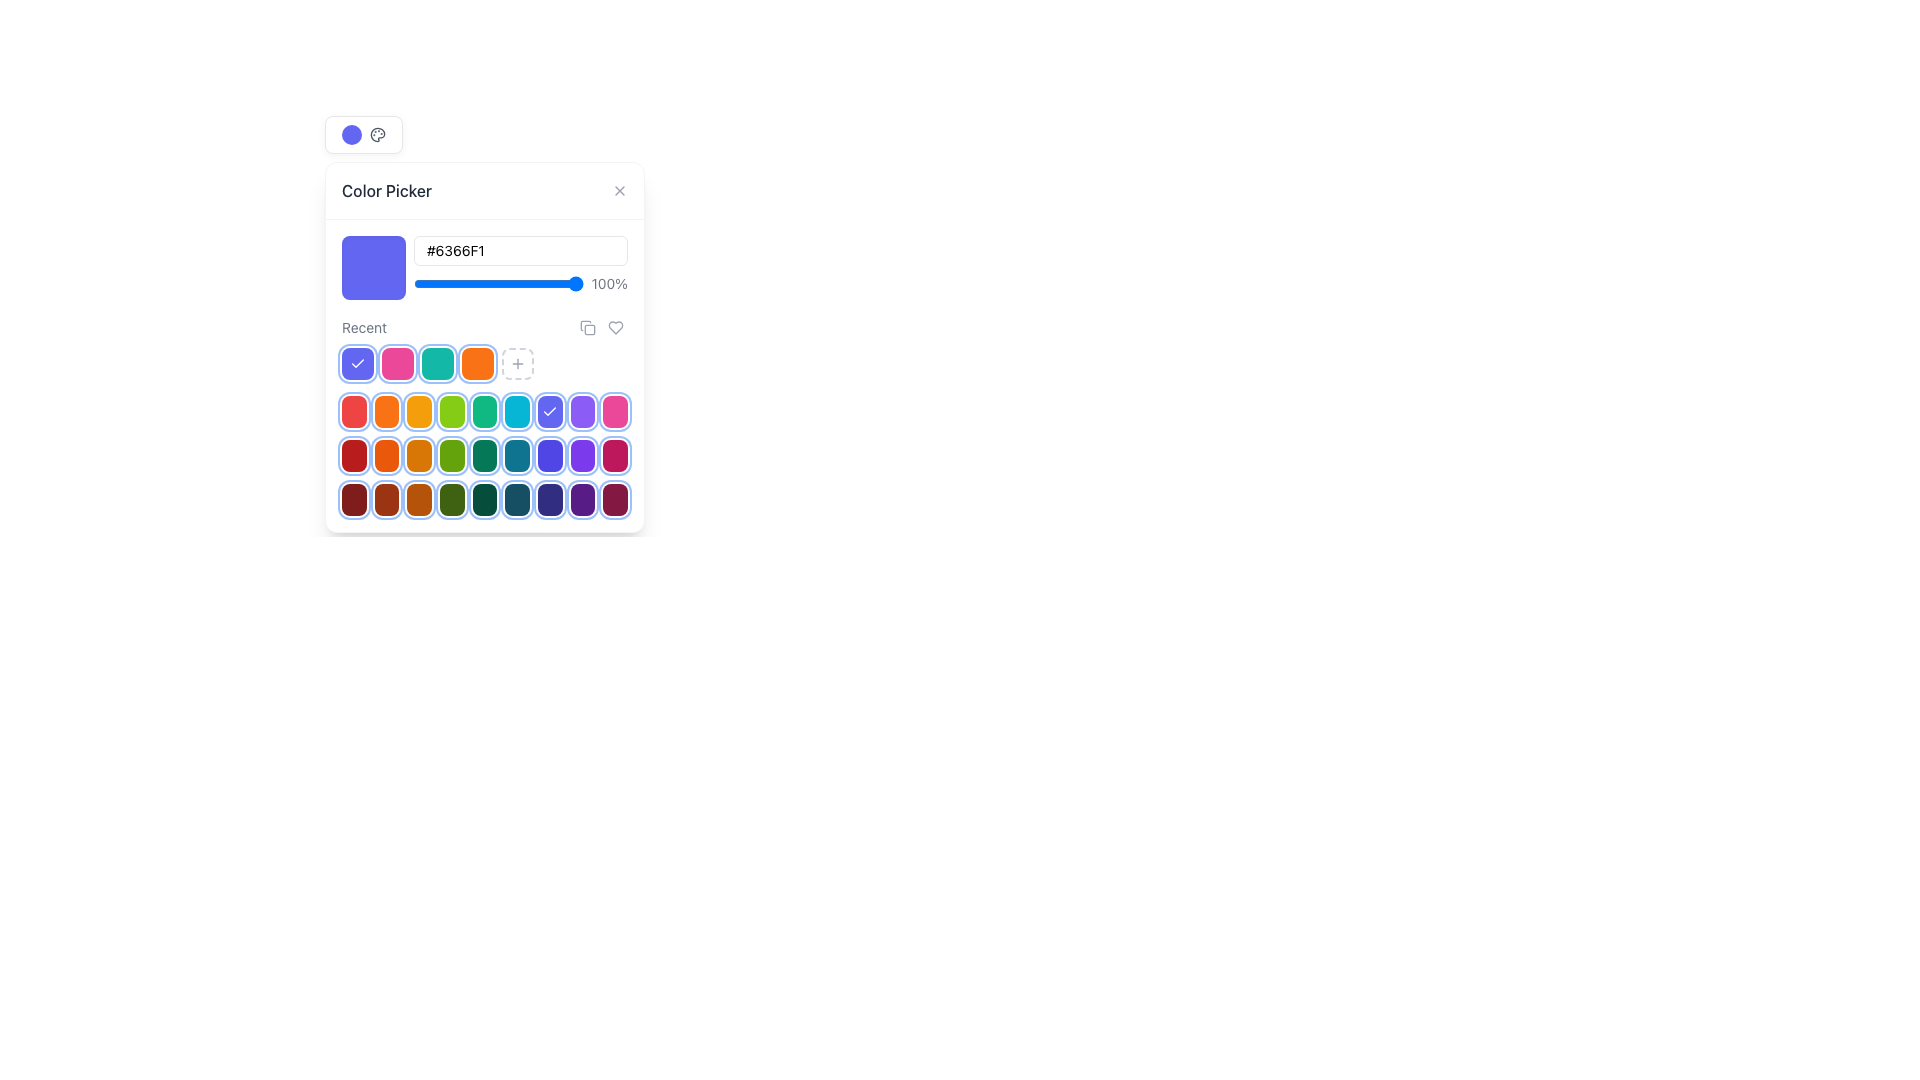  What do you see at coordinates (455, 284) in the screenshot?
I see `the slider value` at bounding box center [455, 284].